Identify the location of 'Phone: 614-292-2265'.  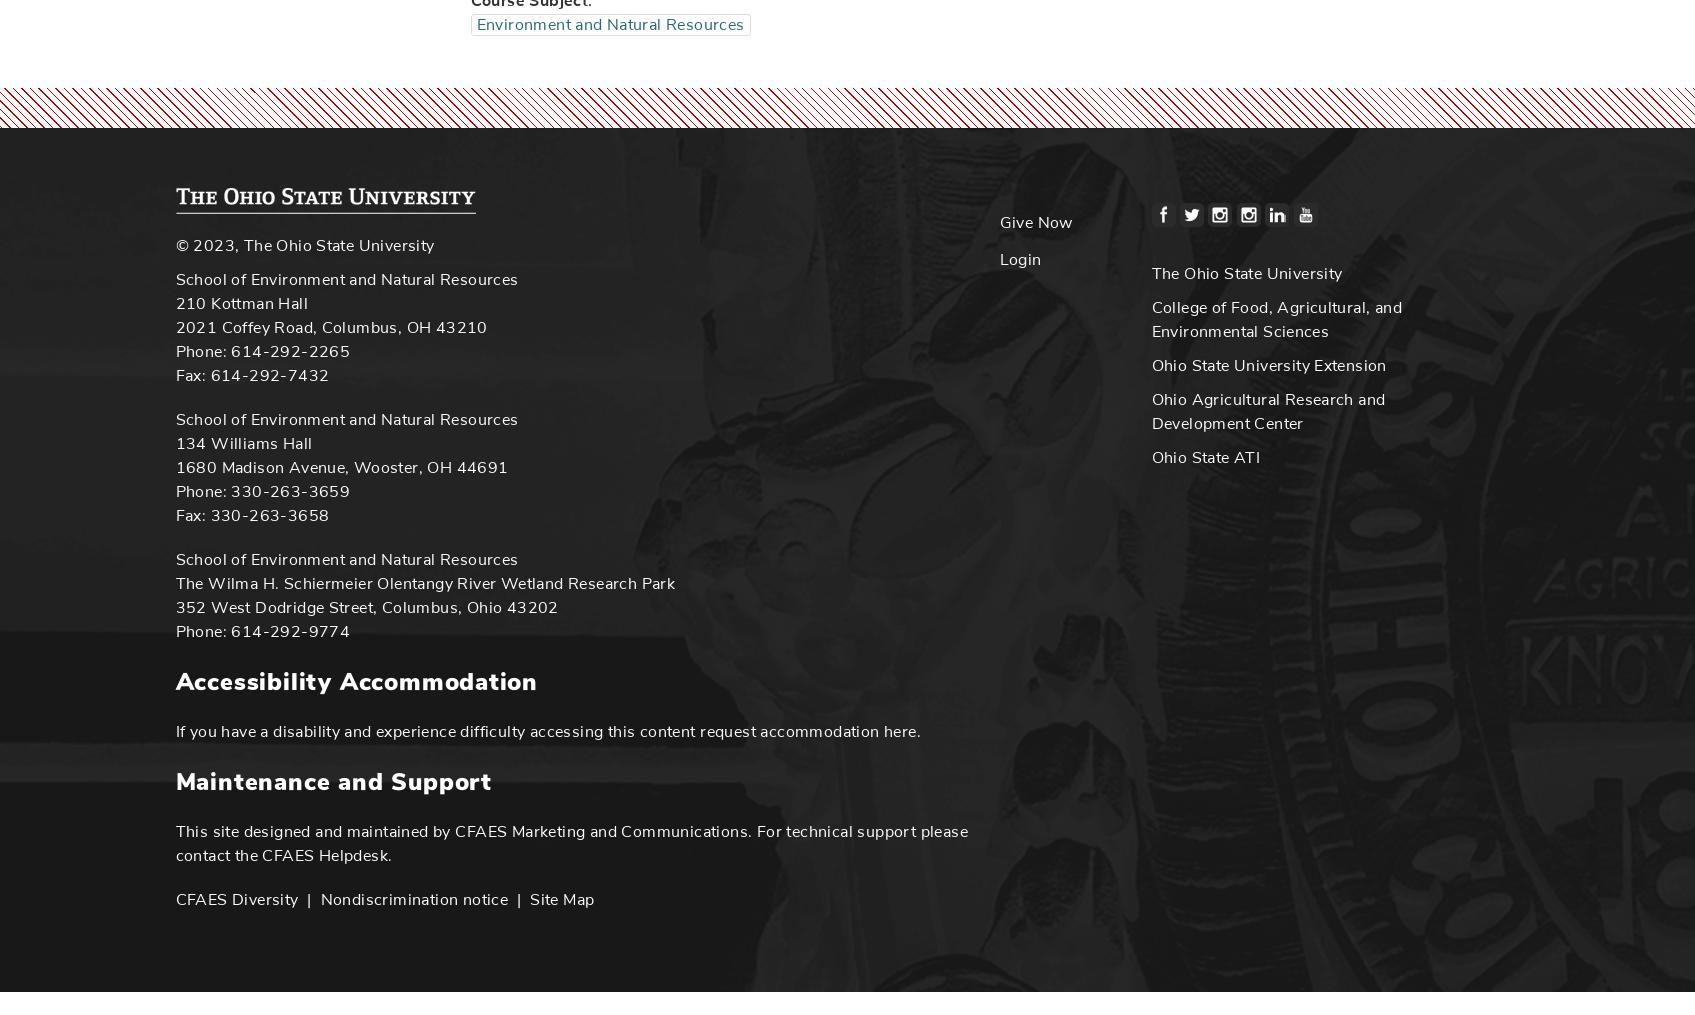
(262, 349).